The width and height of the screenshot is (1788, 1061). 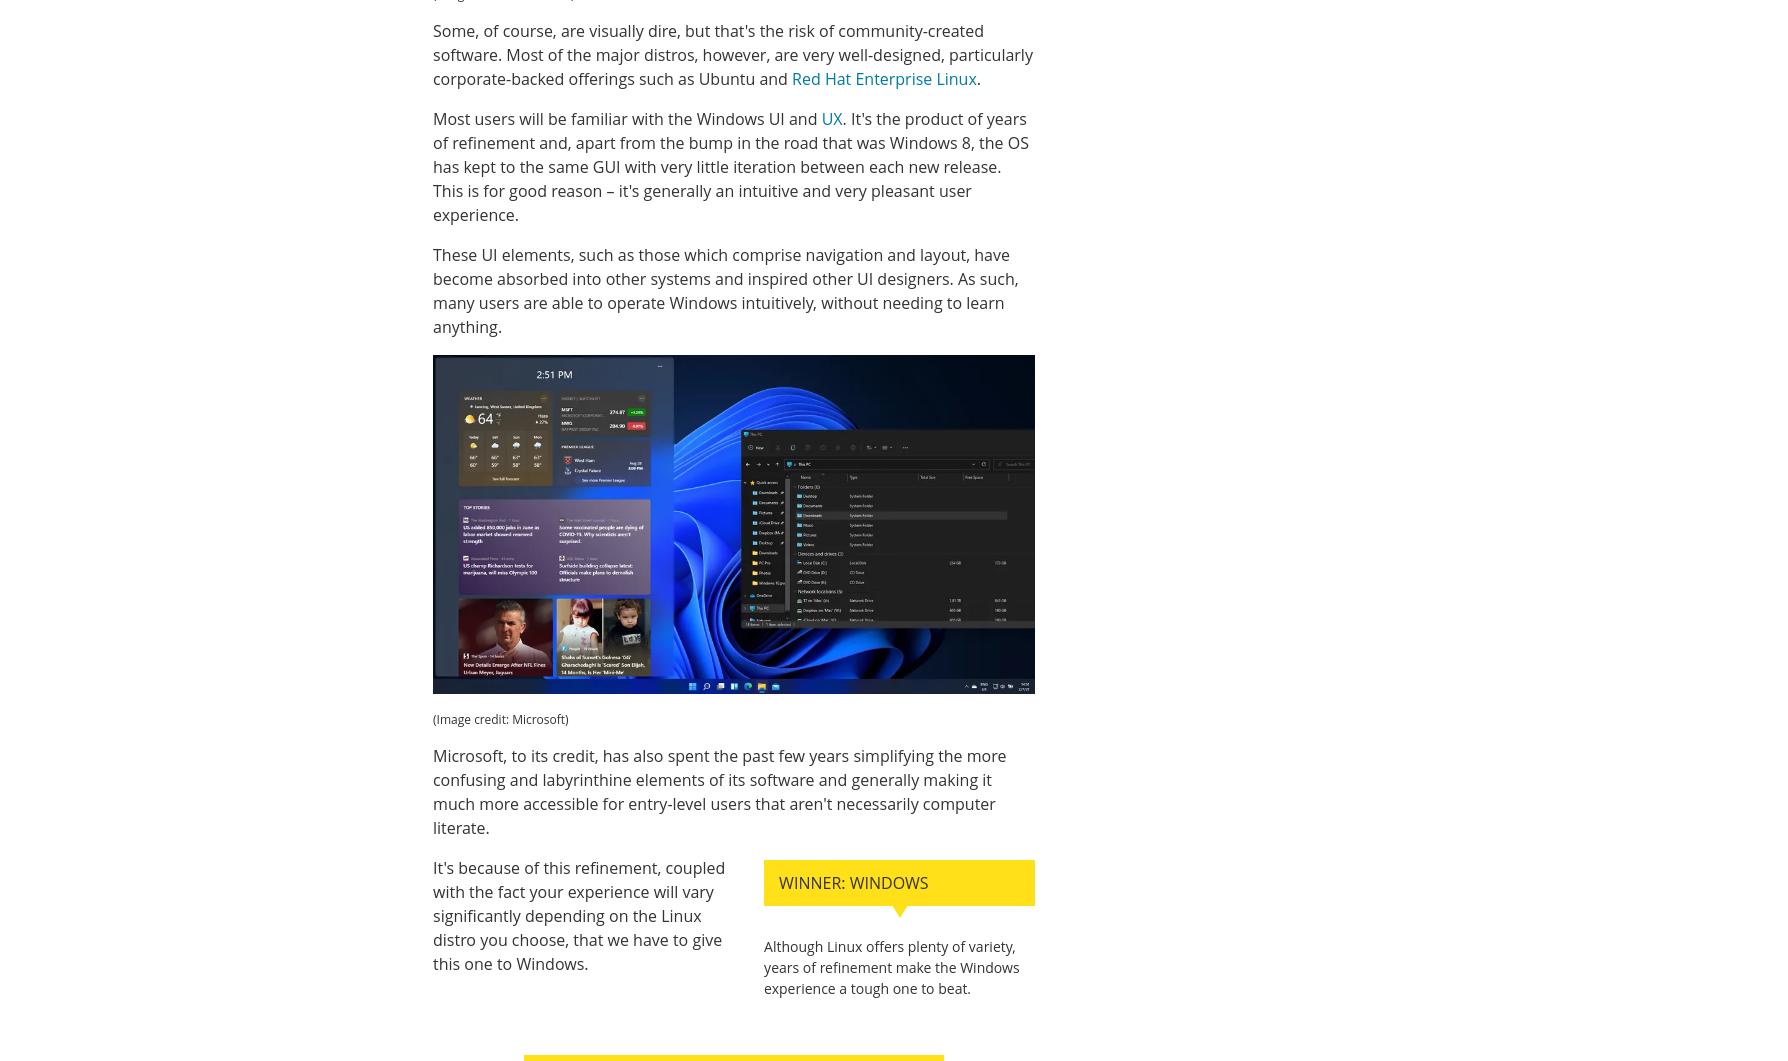 I want to click on 'Red Hat Enterprise Linux', so click(x=882, y=77).